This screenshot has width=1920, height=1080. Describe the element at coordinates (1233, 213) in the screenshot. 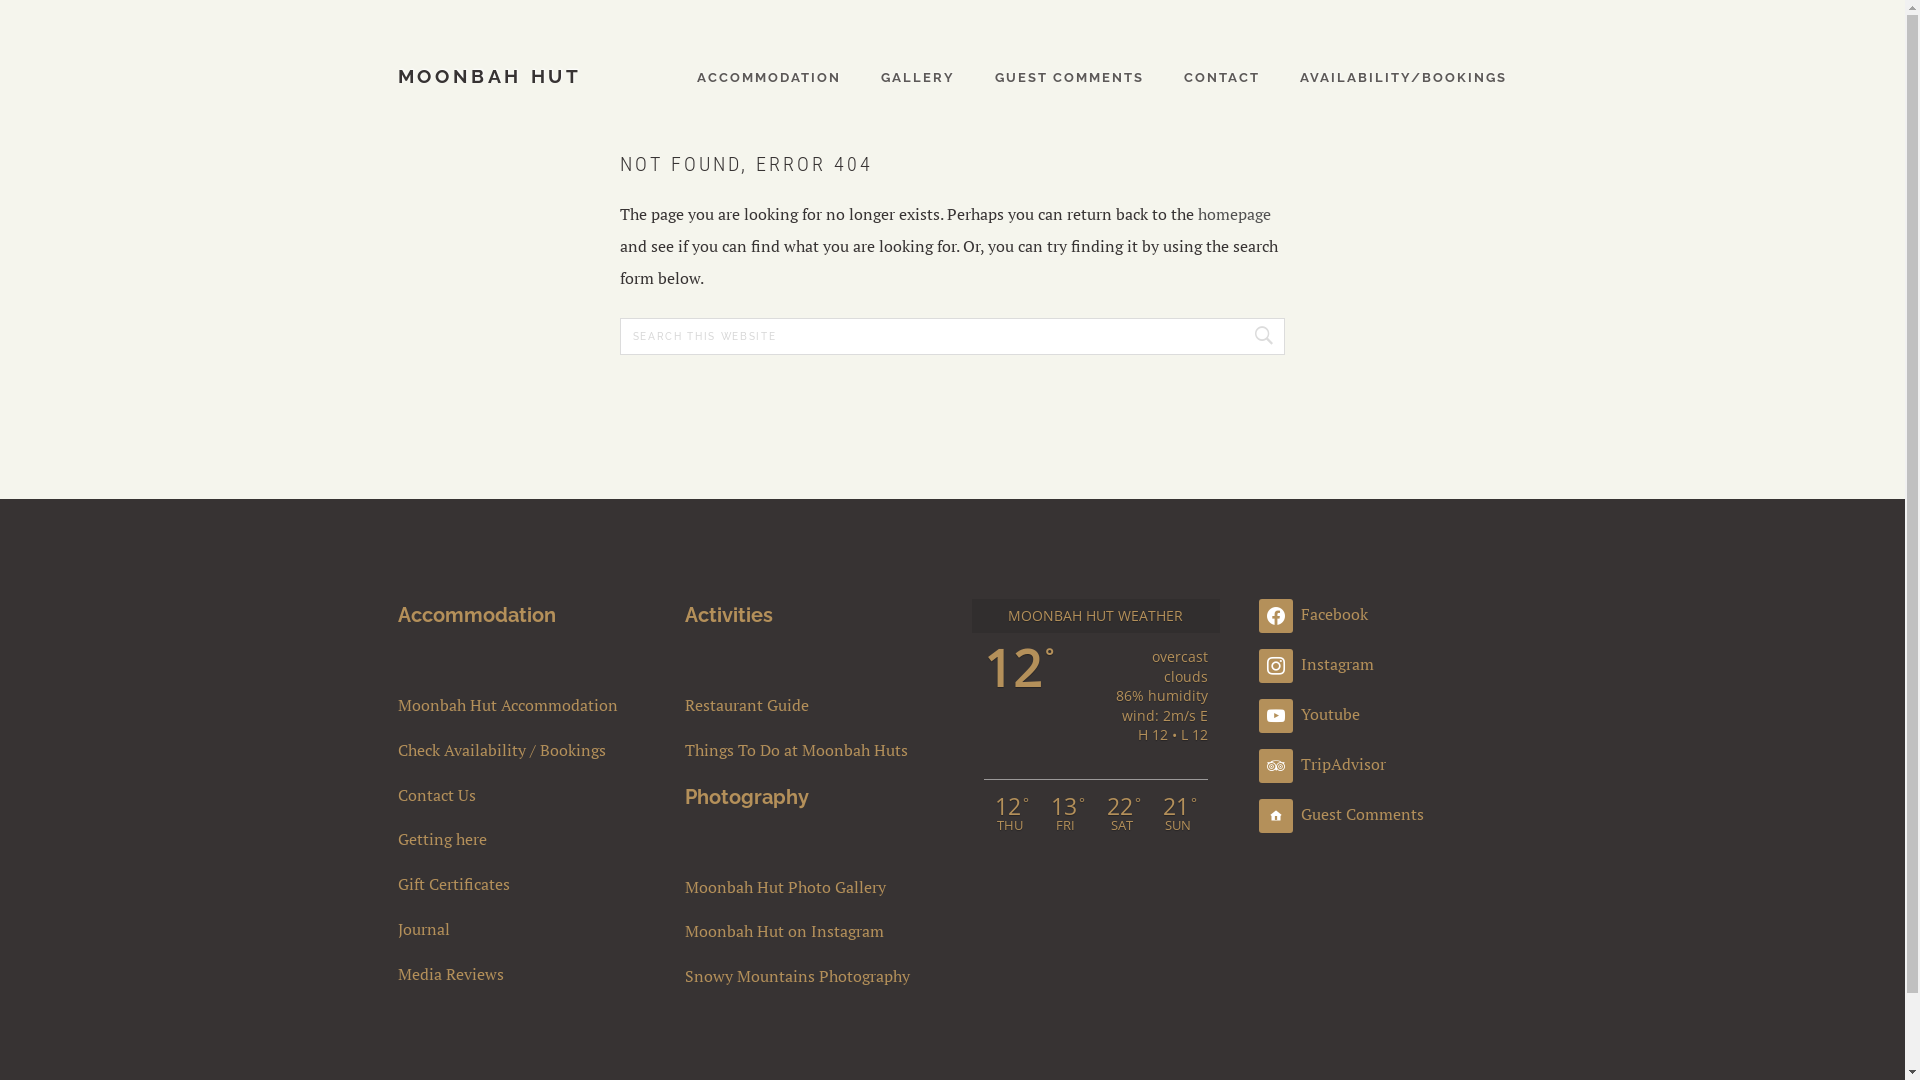

I see `'homepage'` at that location.